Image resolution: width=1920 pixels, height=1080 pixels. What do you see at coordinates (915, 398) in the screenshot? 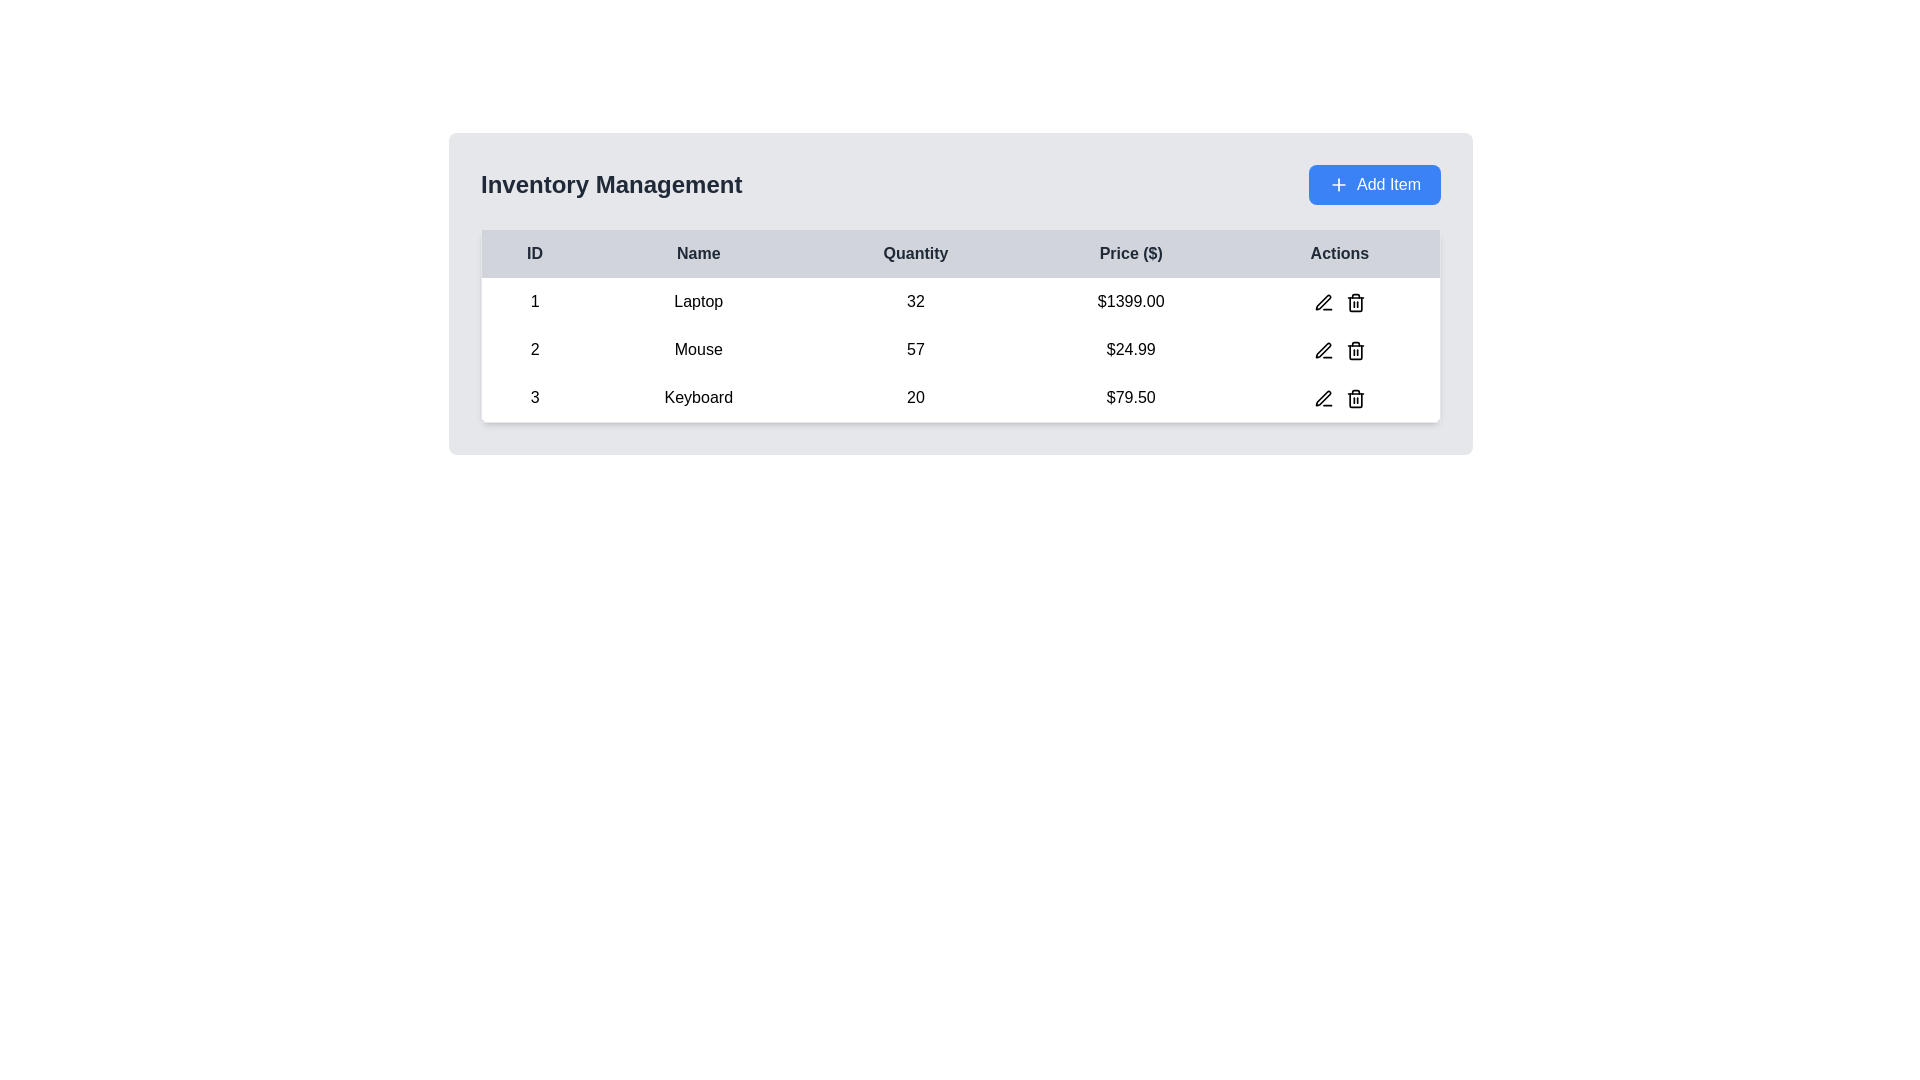
I see `the text label displaying the number '20' in the third cell of the row detailing the item 'Keyboard'` at bounding box center [915, 398].